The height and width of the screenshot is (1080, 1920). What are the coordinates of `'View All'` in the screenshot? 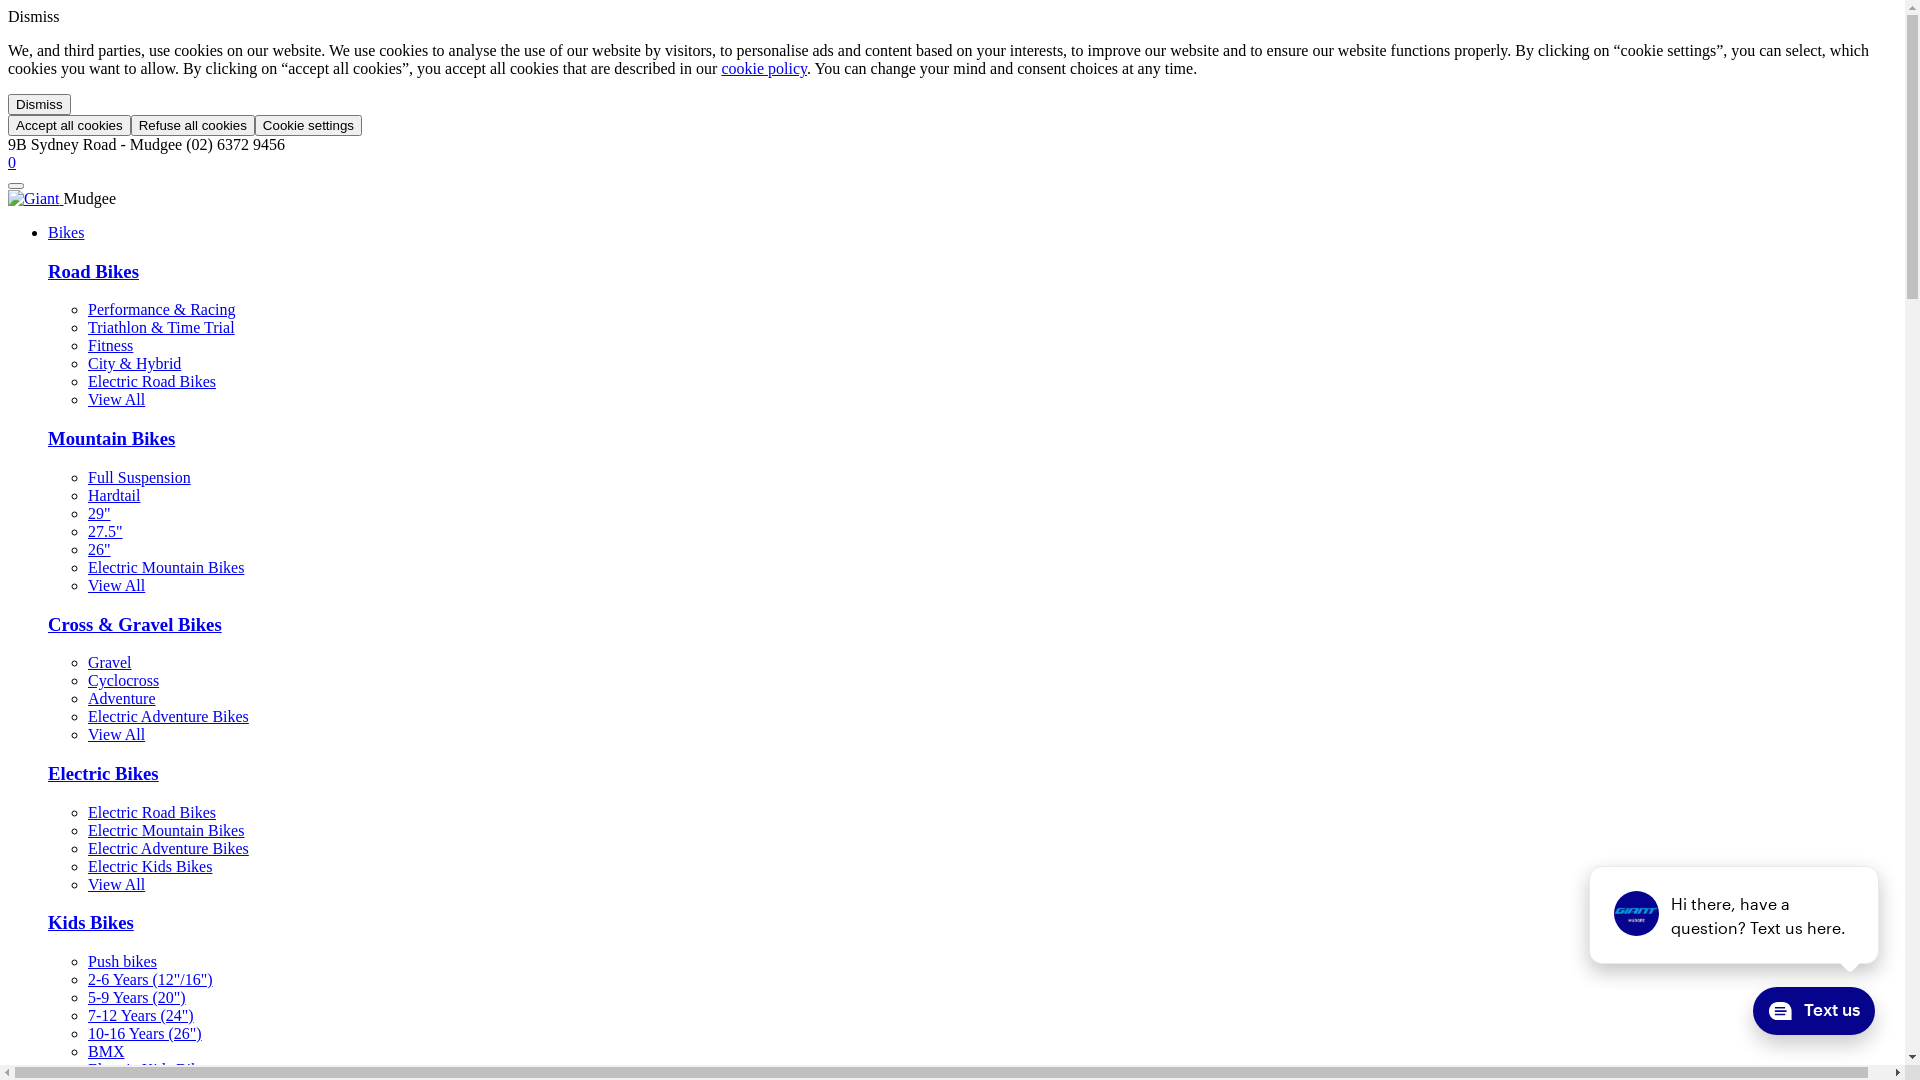 It's located at (115, 883).